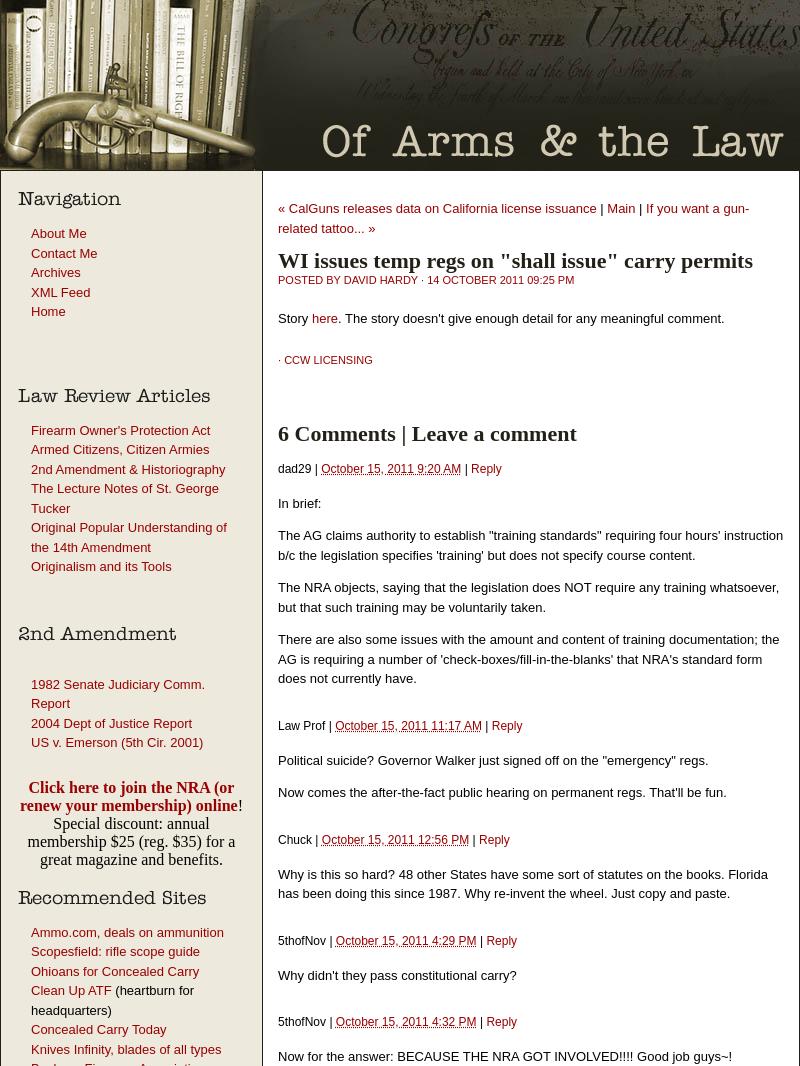  I want to click on 'Contact Me', so click(63, 251).